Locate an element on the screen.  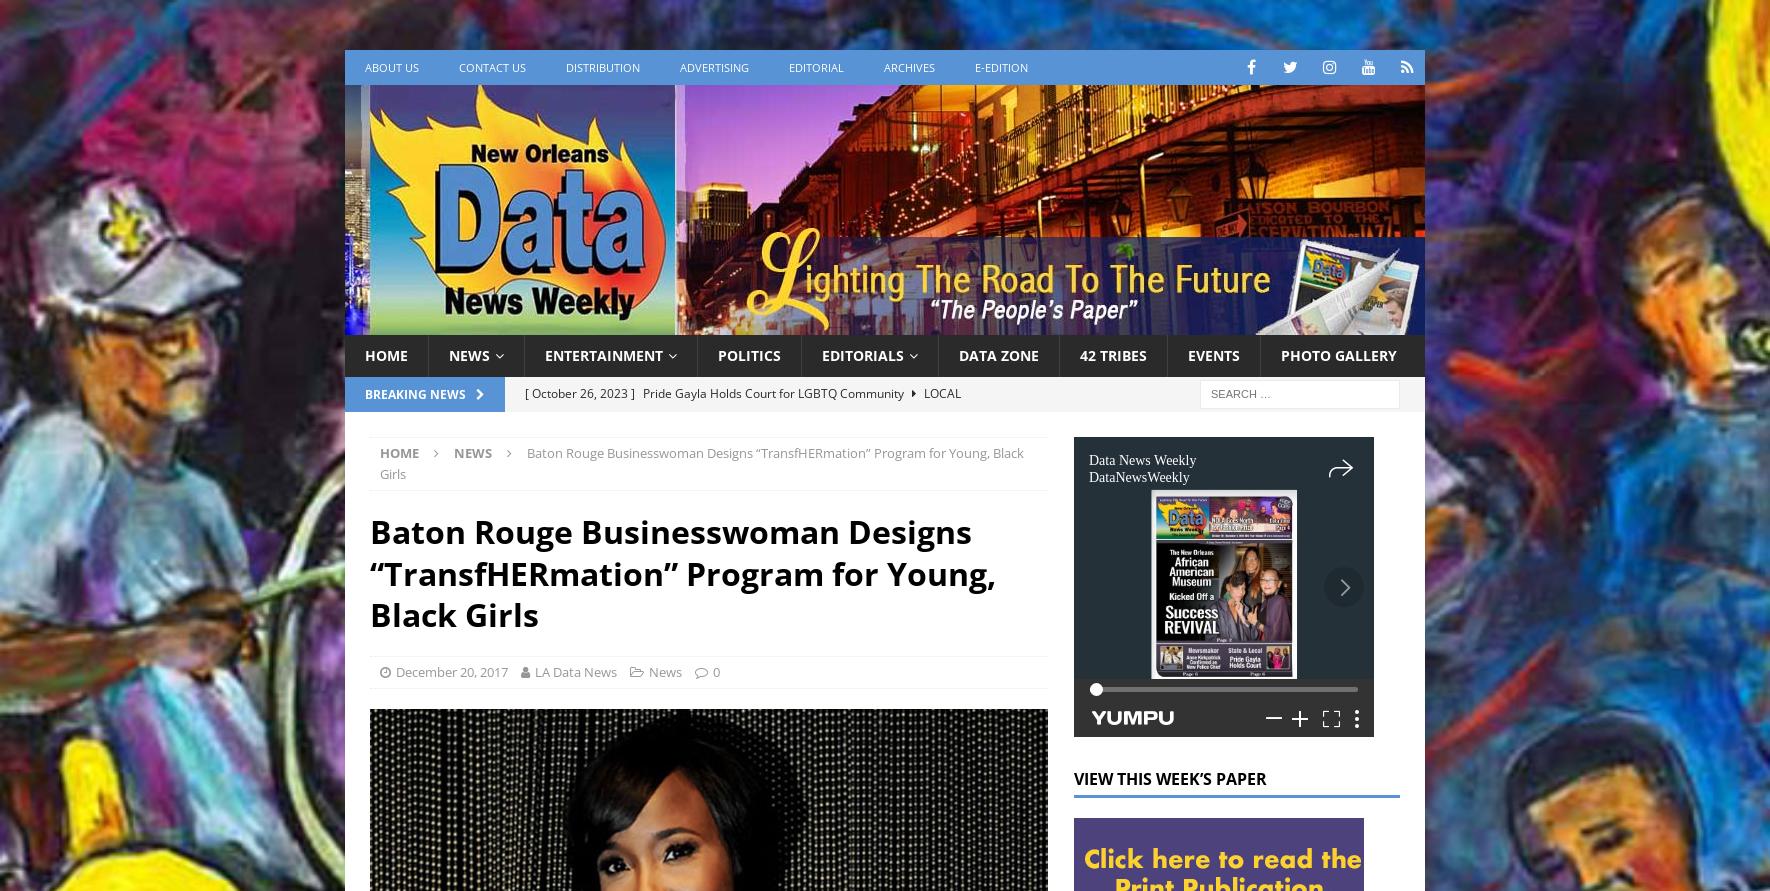
'The New Orleans African American Museum Kicked Off a Success REVIVAL' is located at coordinates (524, 410).